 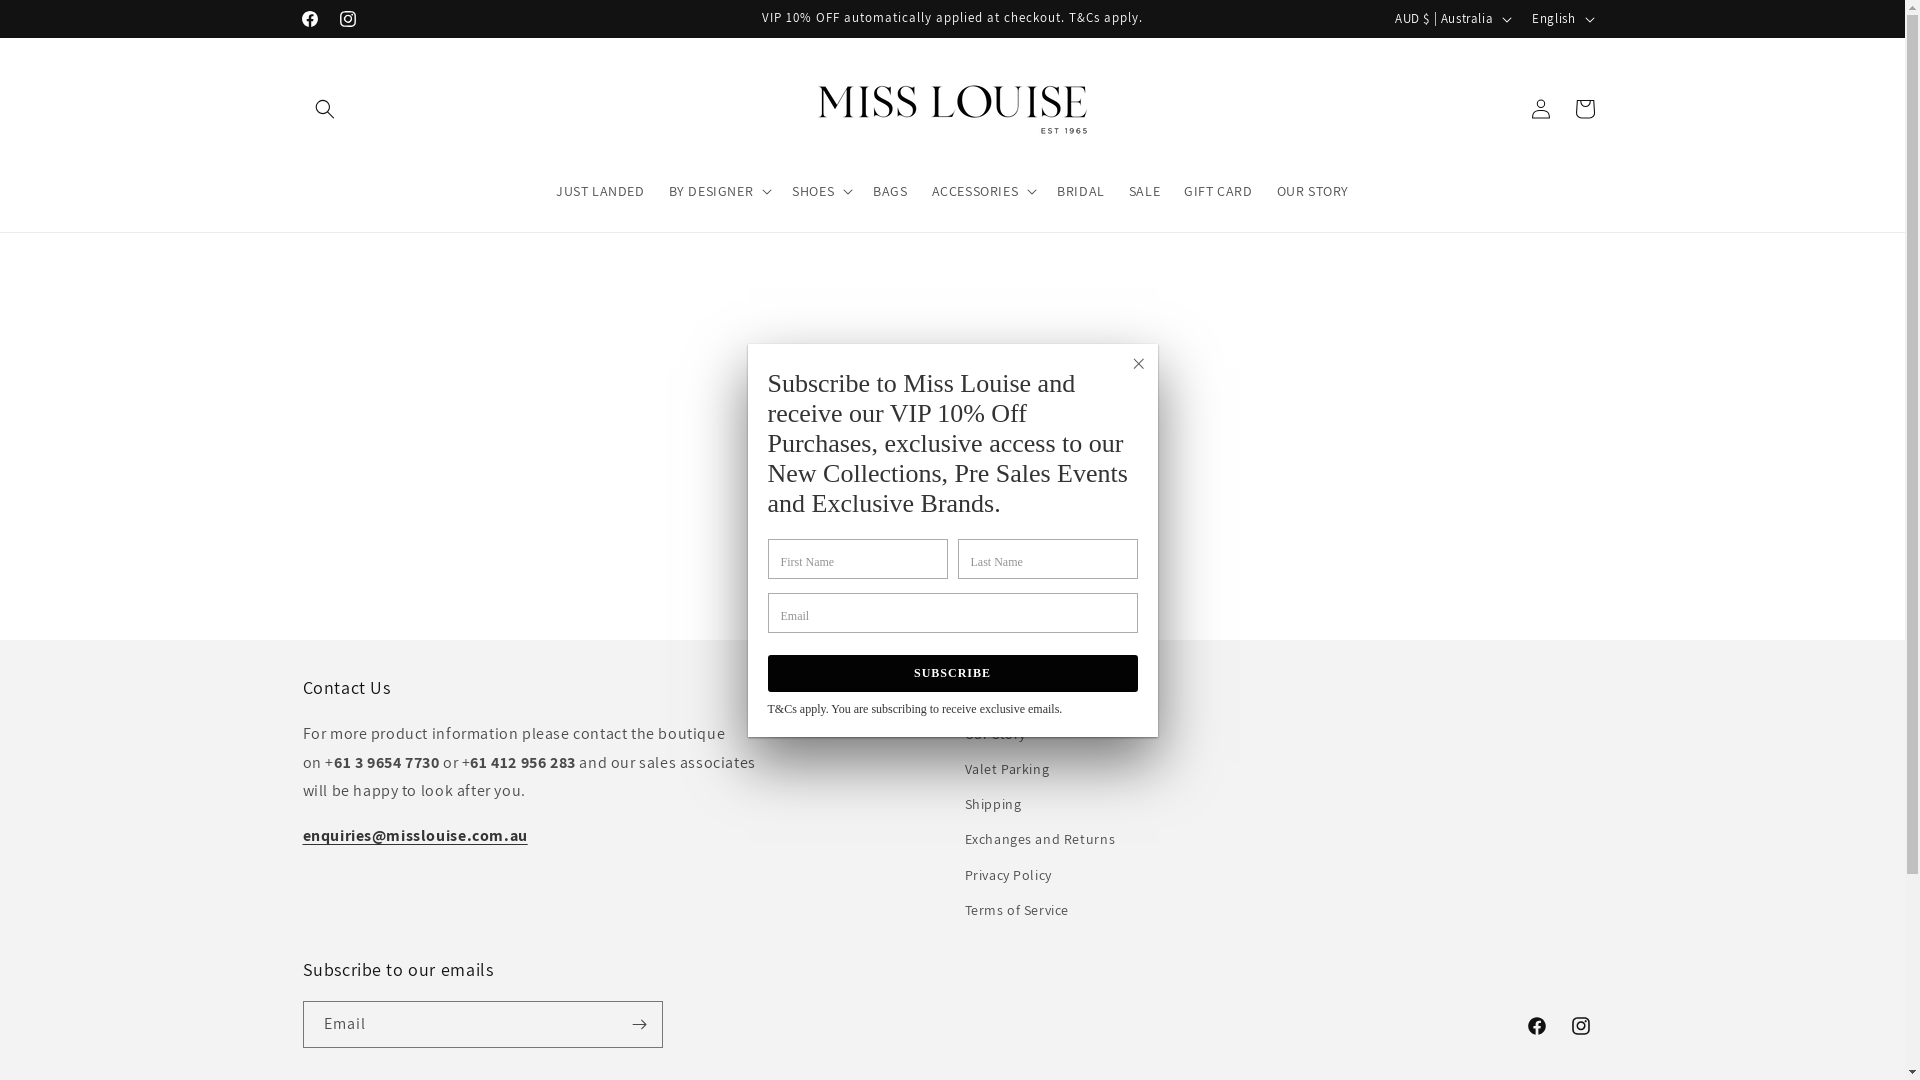 What do you see at coordinates (1016, 910) in the screenshot?
I see `'Terms of Service'` at bounding box center [1016, 910].